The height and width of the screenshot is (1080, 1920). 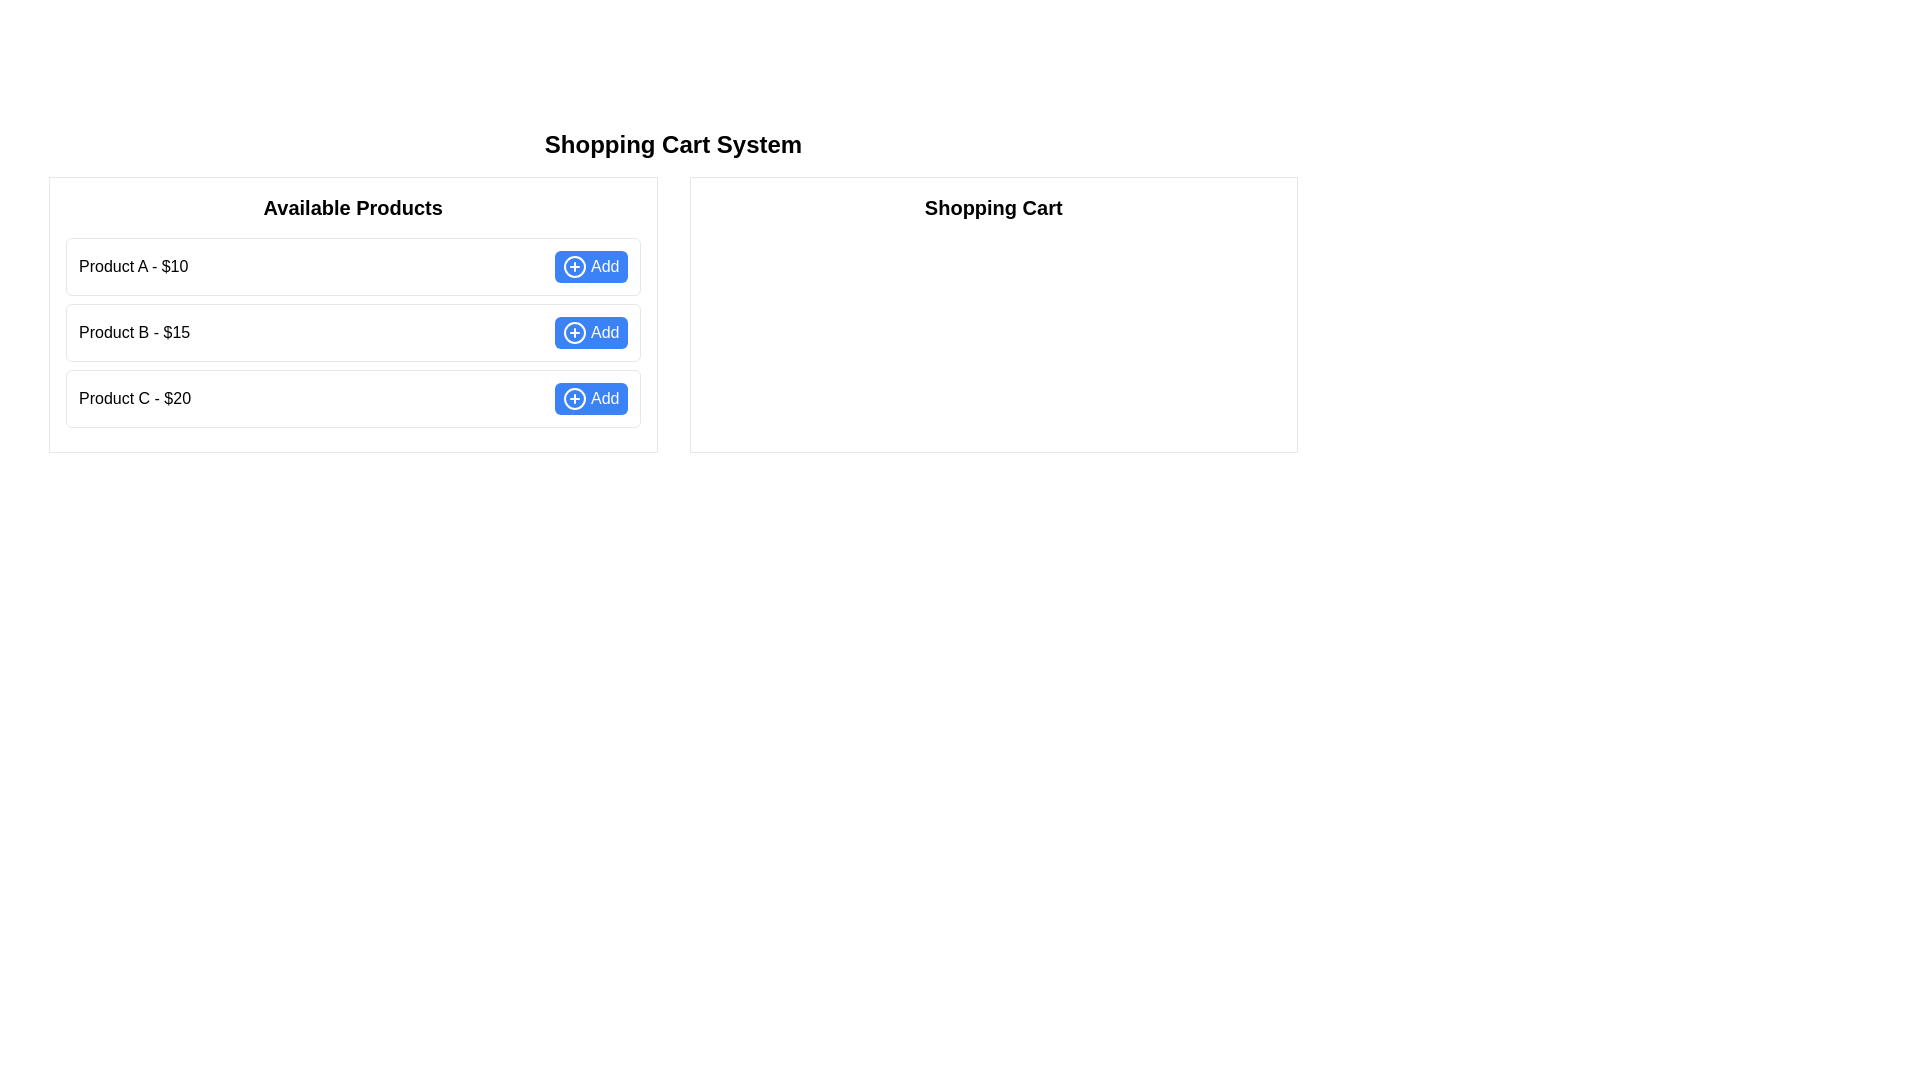 I want to click on the 'Add' button with a blue background and white text located at the far-right of the third row in the 'Available Products' section, so click(x=590, y=398).